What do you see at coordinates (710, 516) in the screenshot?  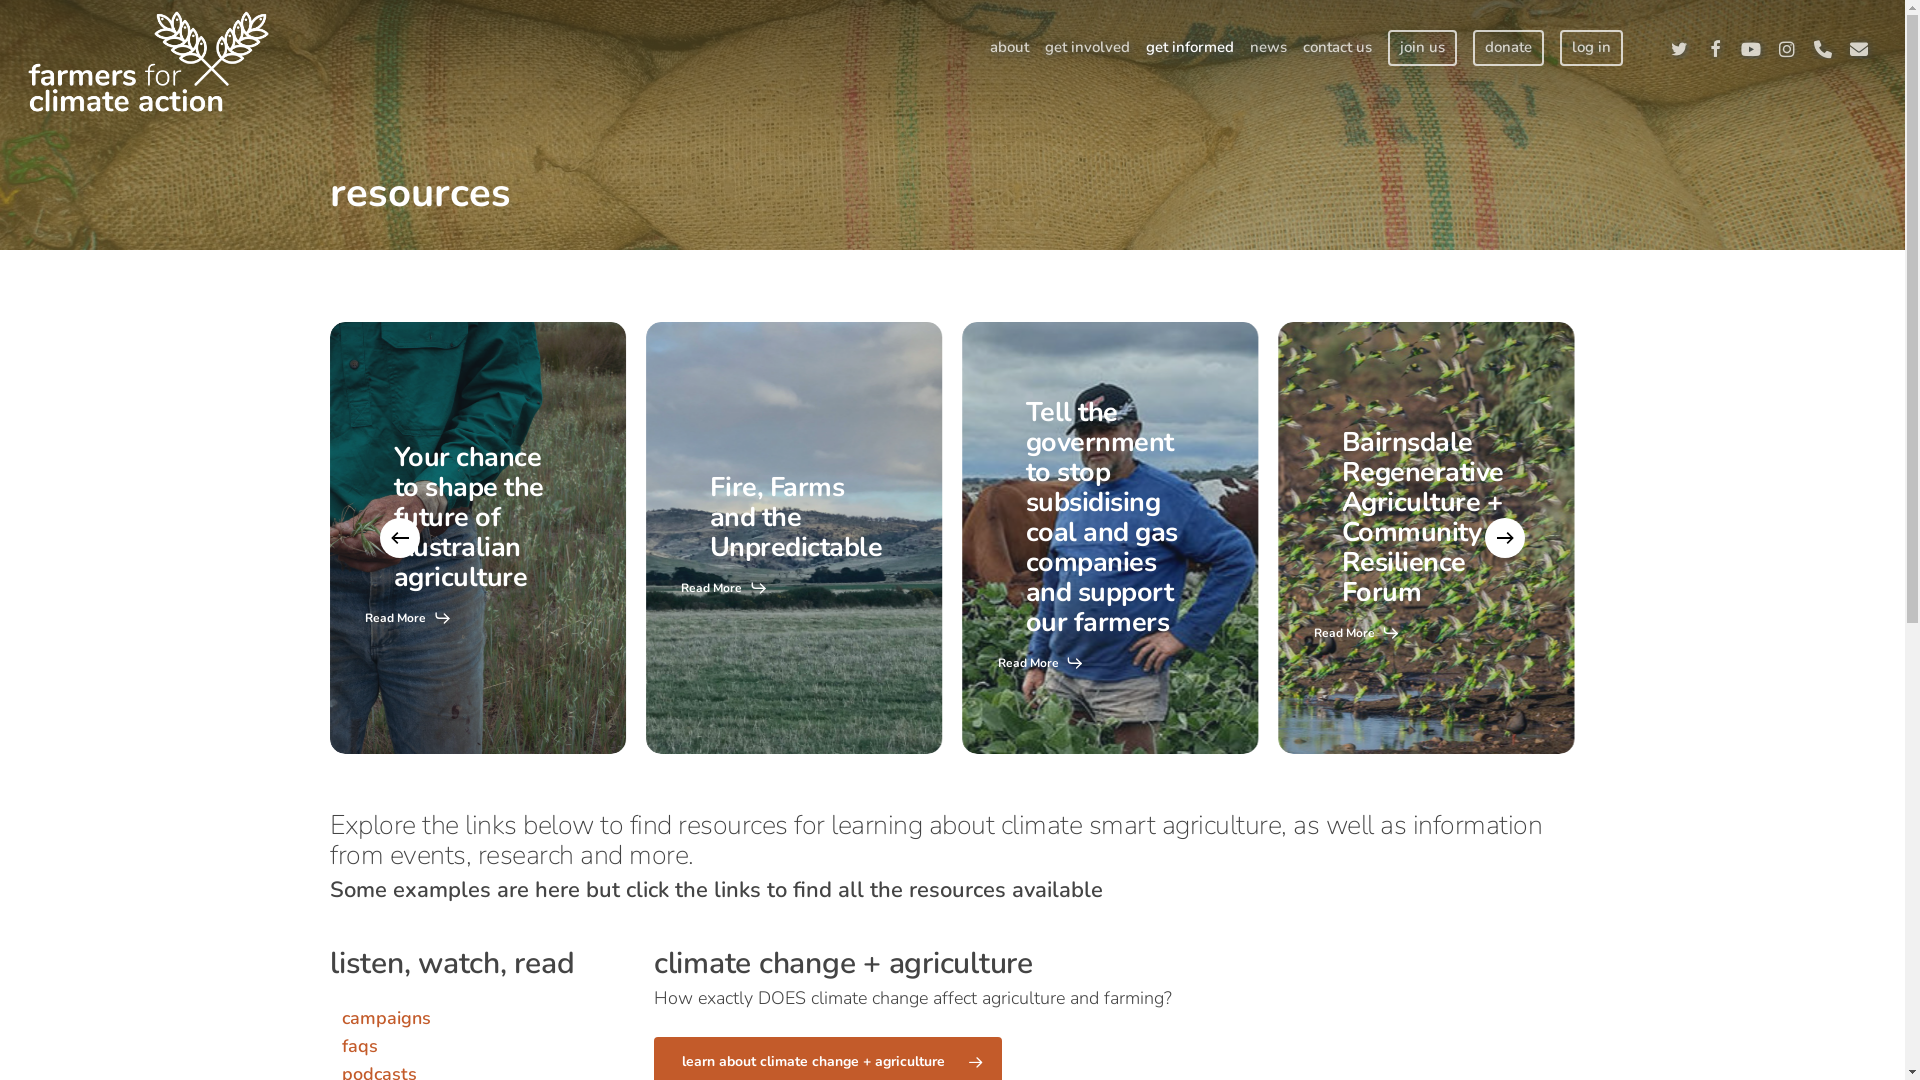 I see `'Fire, Farms and the Unpredictable'` at bounding box center [710, 516].